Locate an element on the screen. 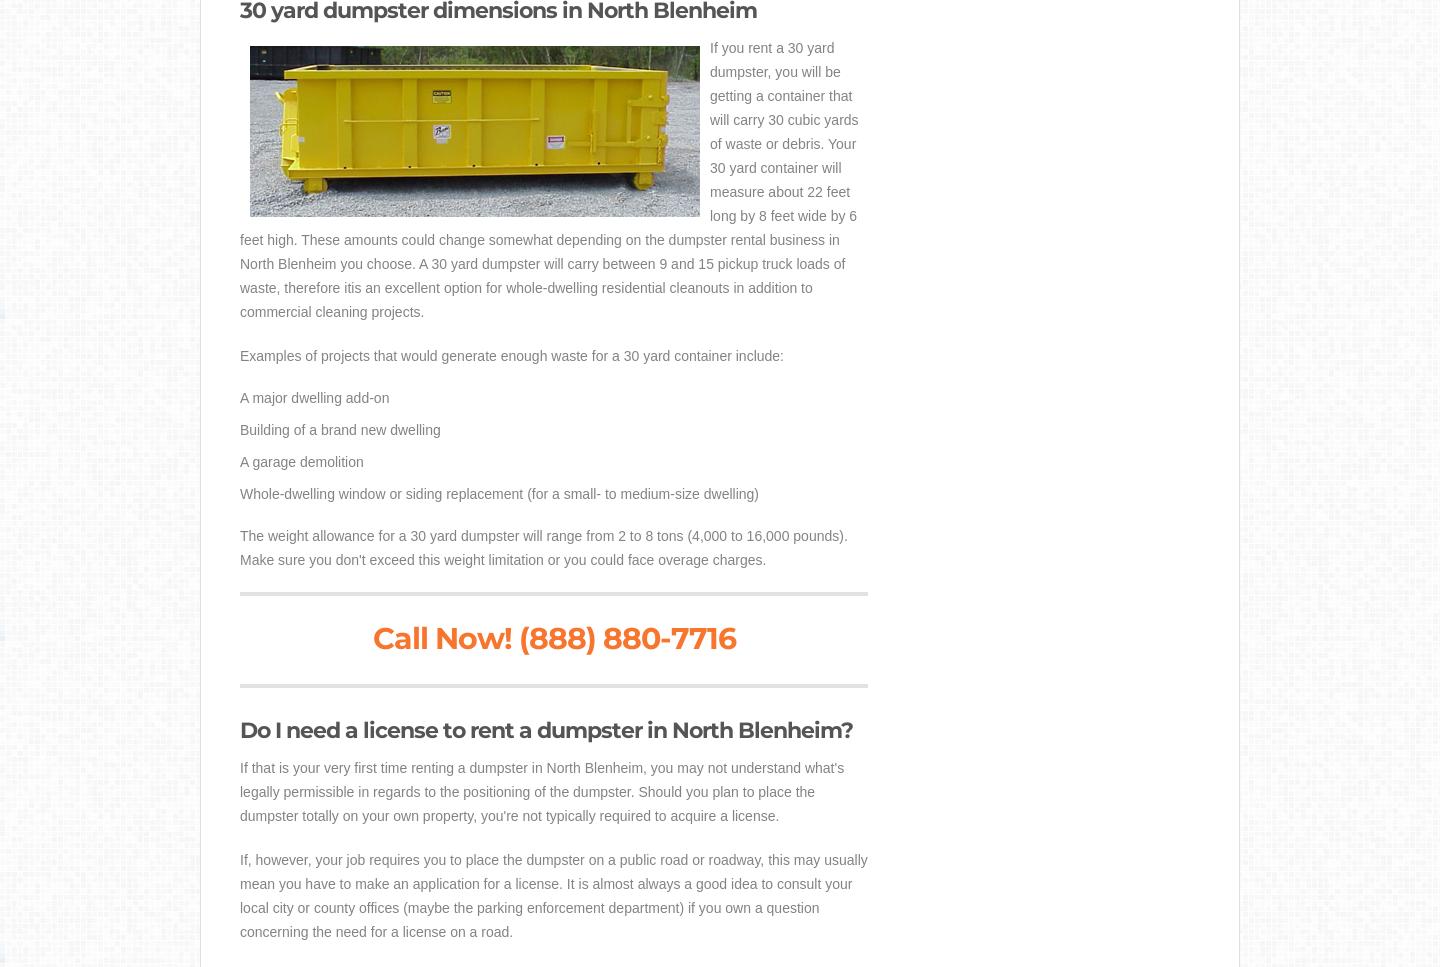 Image resolution: width=1440 pixels, height=967 pixels. 'If you rent a 30 yard dumpster, you will be getting a container that will carry 30 cubic yards of waste or debris. Your 30 yard container will measure about 22 feet long by 8 feet wide by 6 feet high. These amounts could change somewhat depending on the dumpster rental business in North Blenheim you choose. A 30 yard dumpster will carry between 9 and 15 pickup truck loads of waste, therefore itis an excellent option for whole-dwelling residential cleanouts in addition to commercial cleaning projects.' is located at coordinates (548, 179).